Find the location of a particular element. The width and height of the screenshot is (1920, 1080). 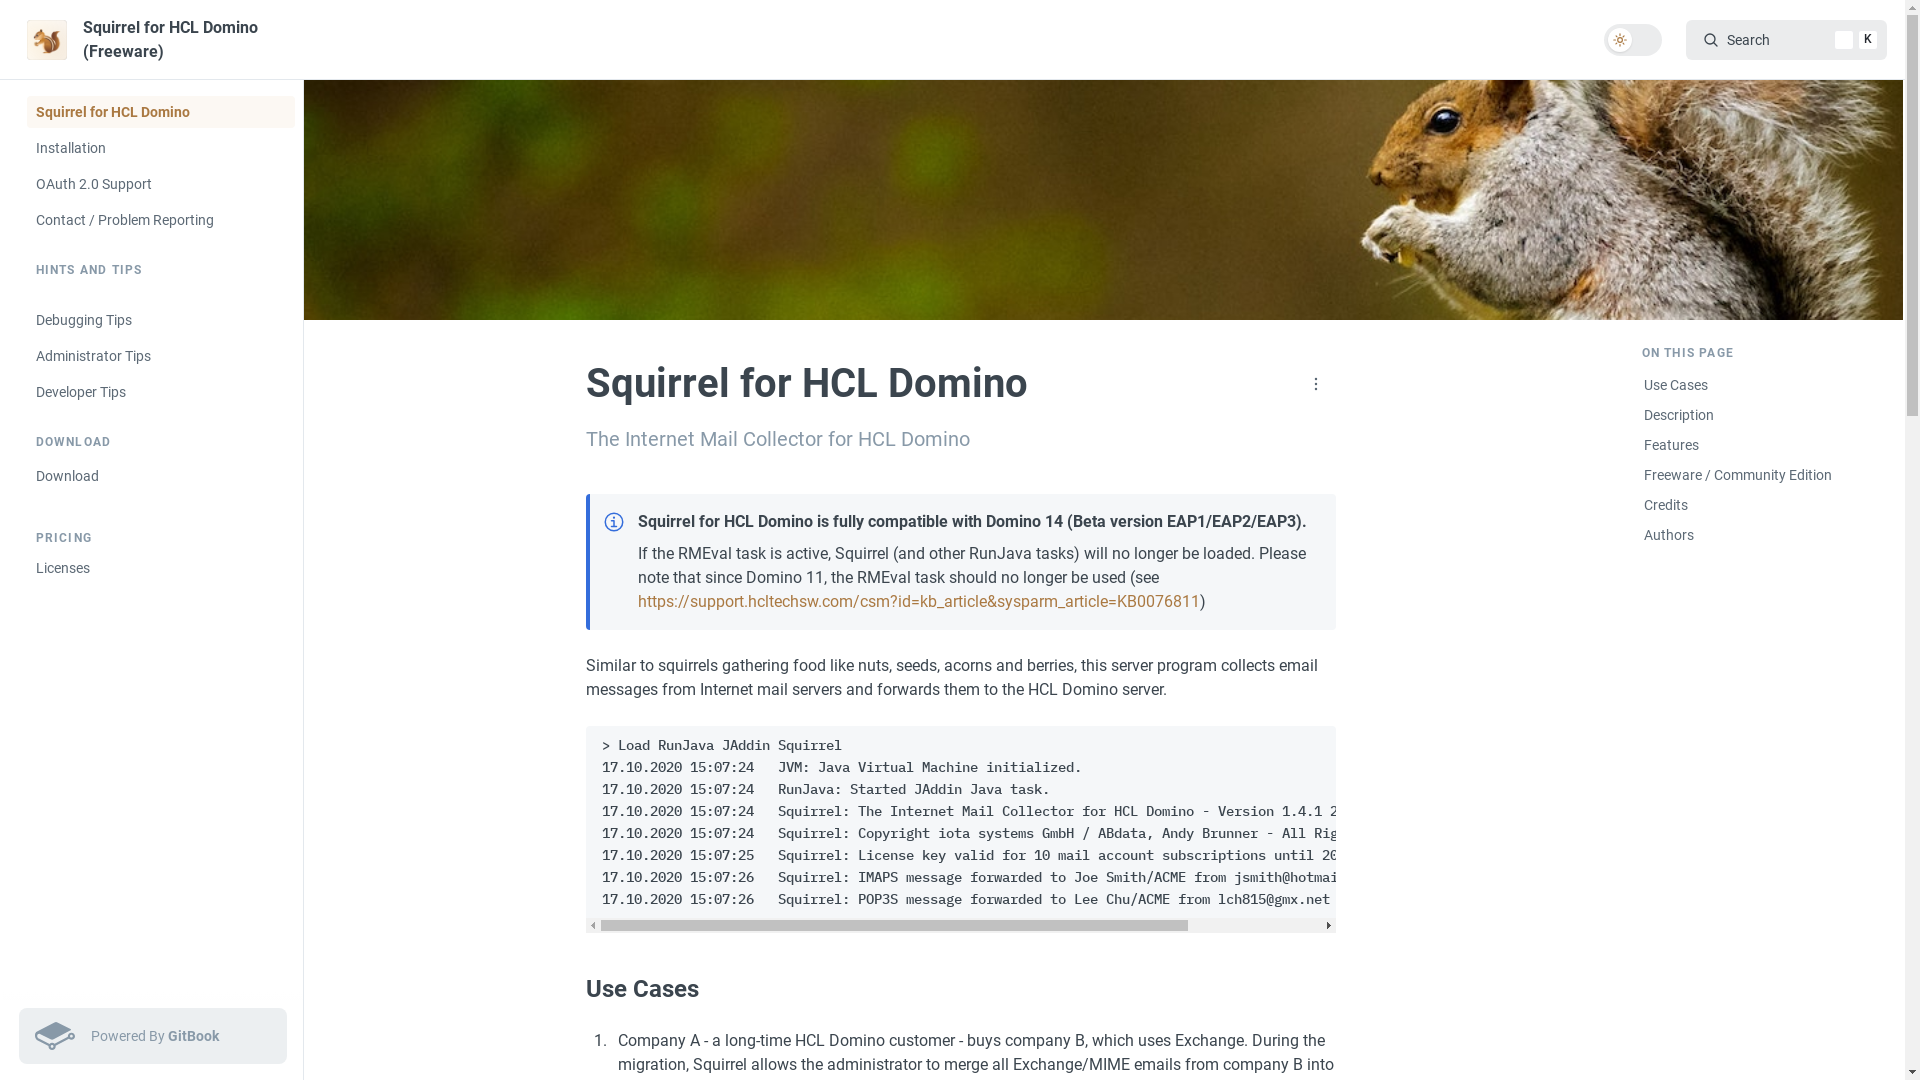

'Powered By GitBook' is located at coordinates (18, 1035).